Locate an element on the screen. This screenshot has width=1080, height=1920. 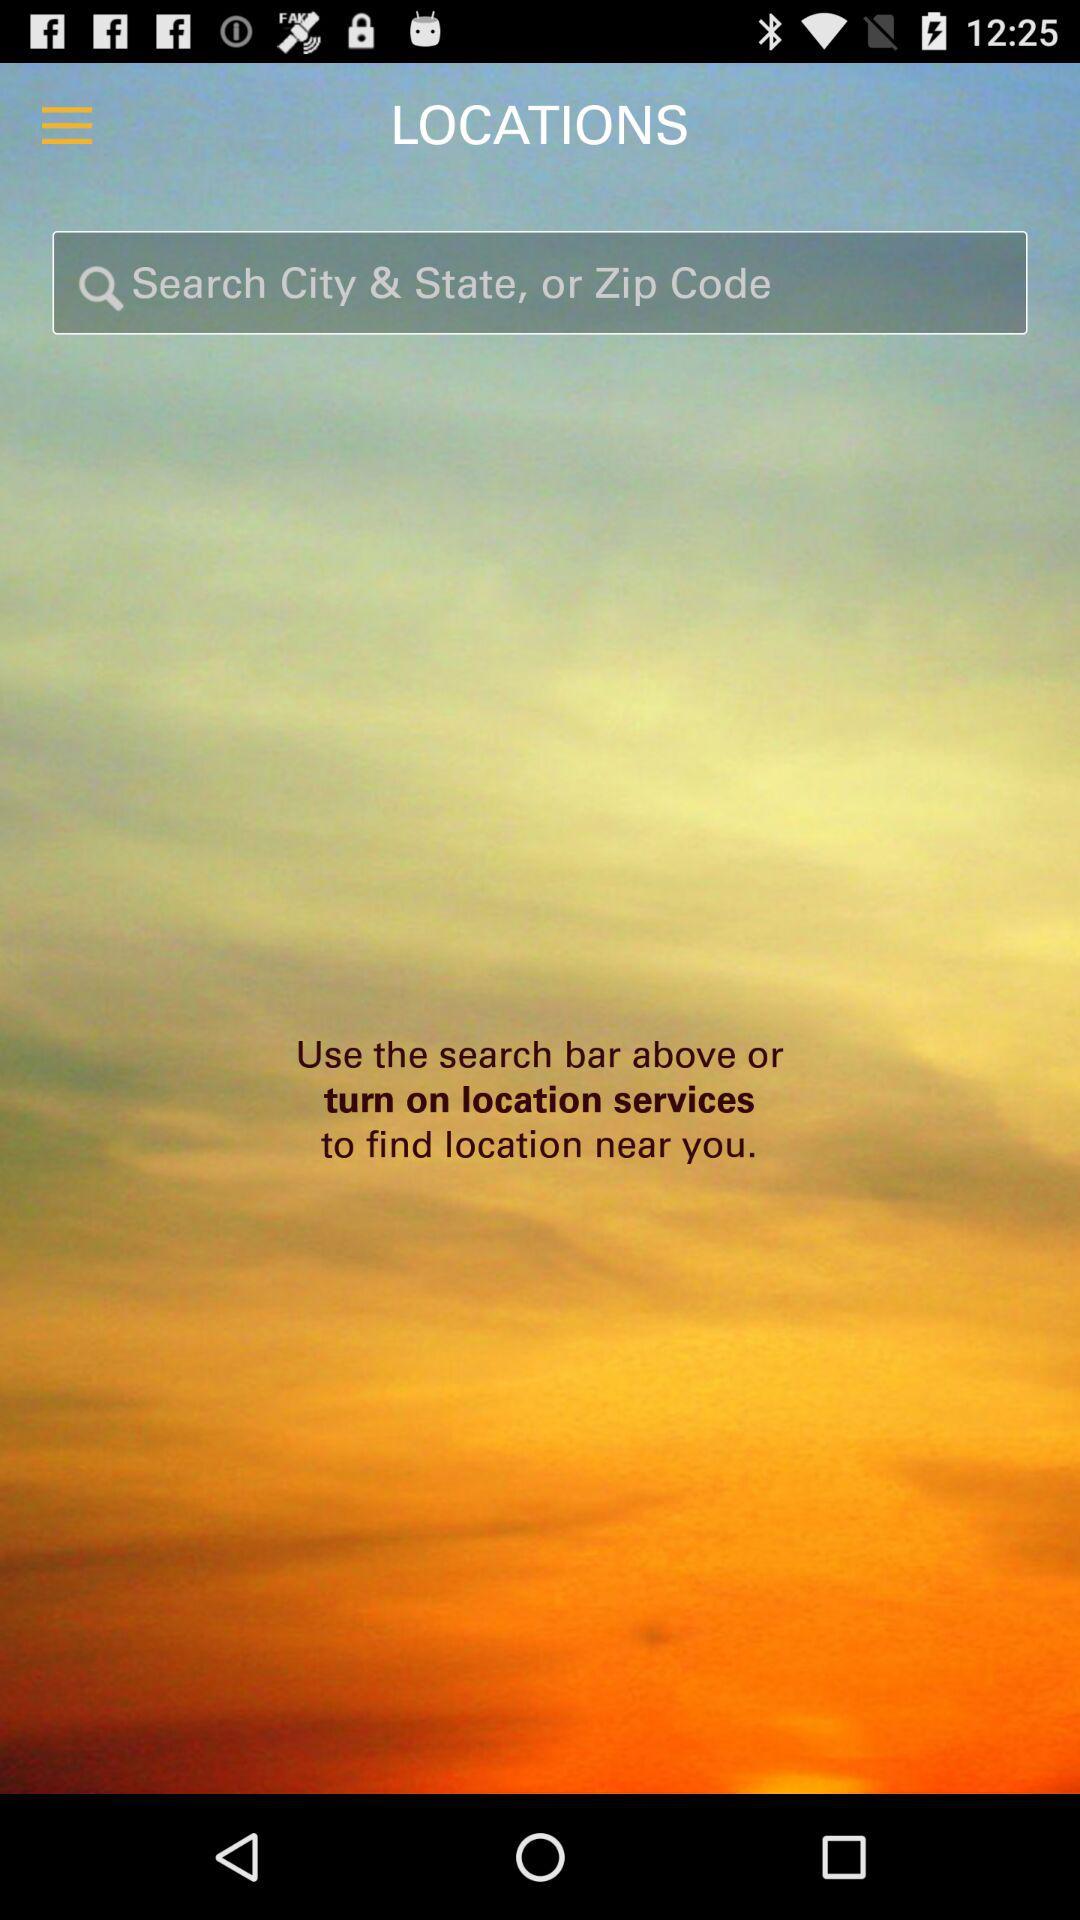
search location is located at coordinates (540, 281).